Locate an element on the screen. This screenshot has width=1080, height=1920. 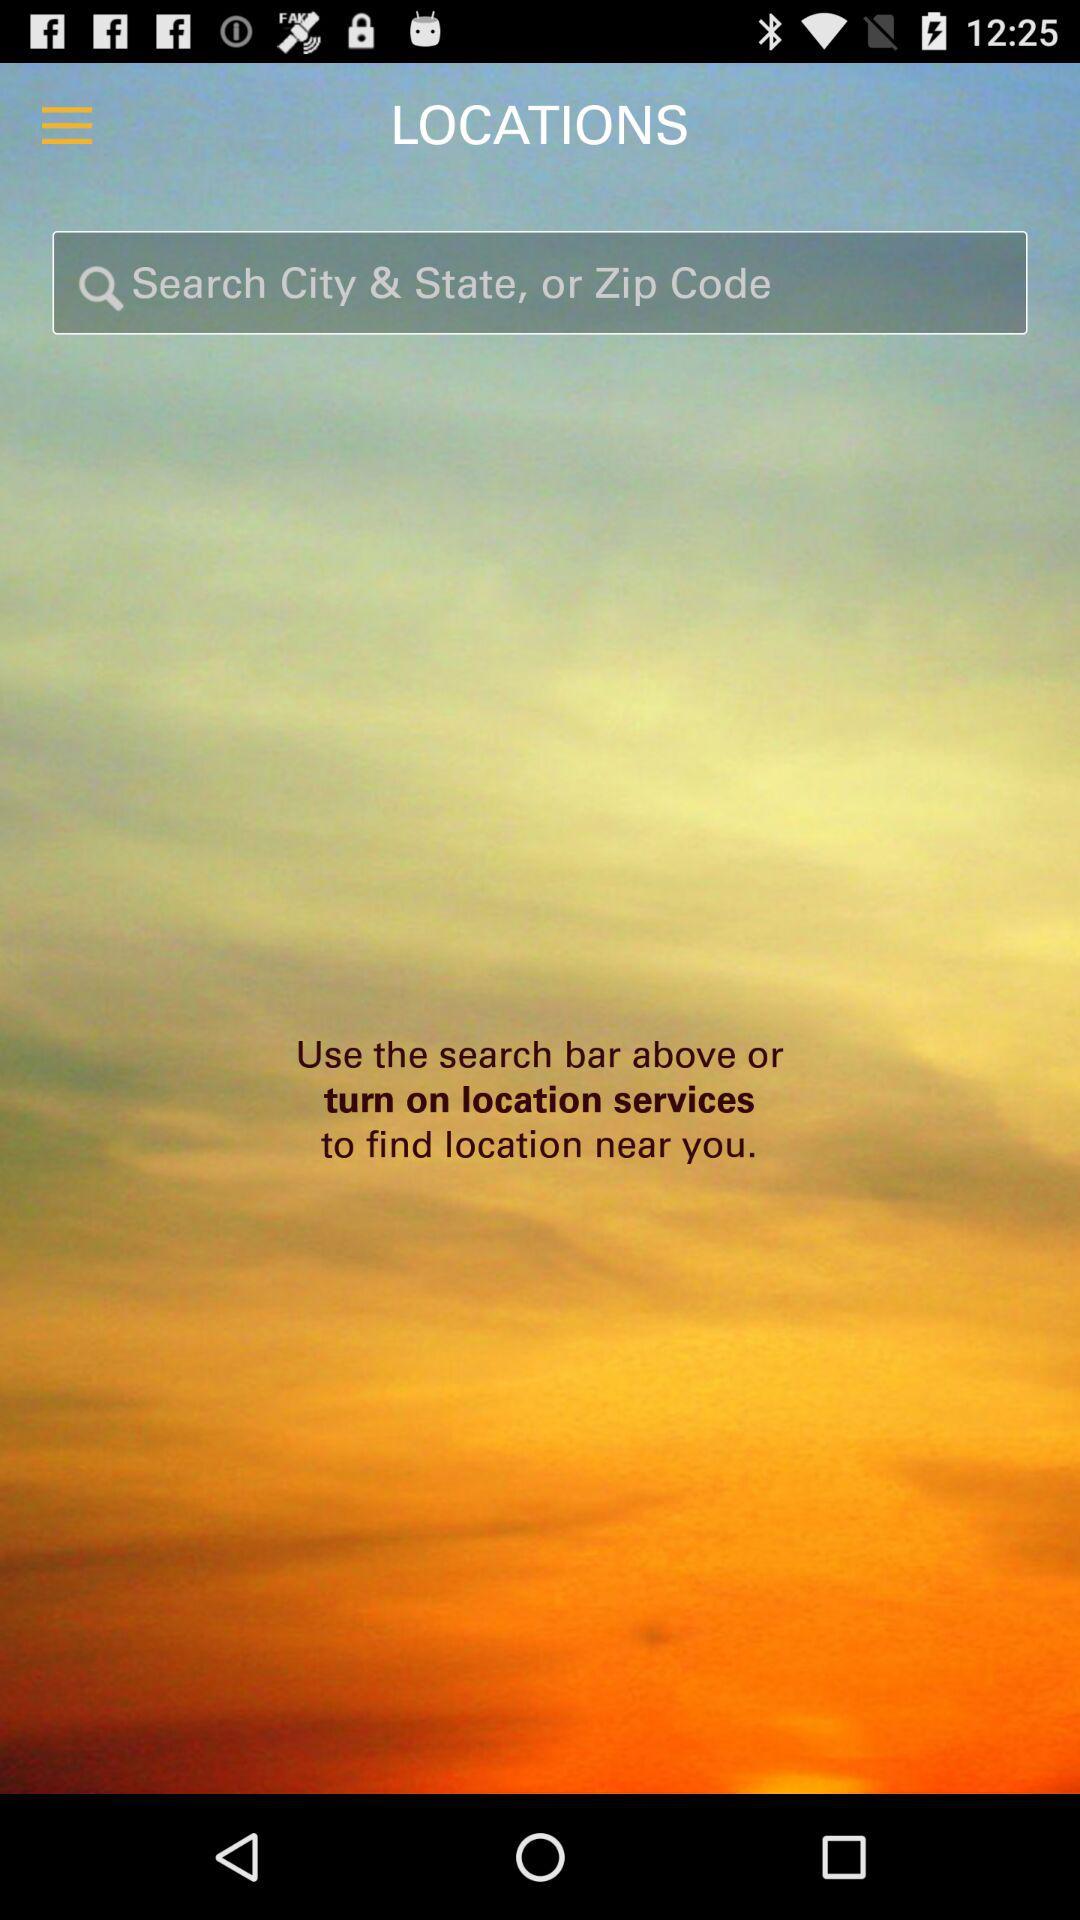
search location is located at coordinates (540, 281).